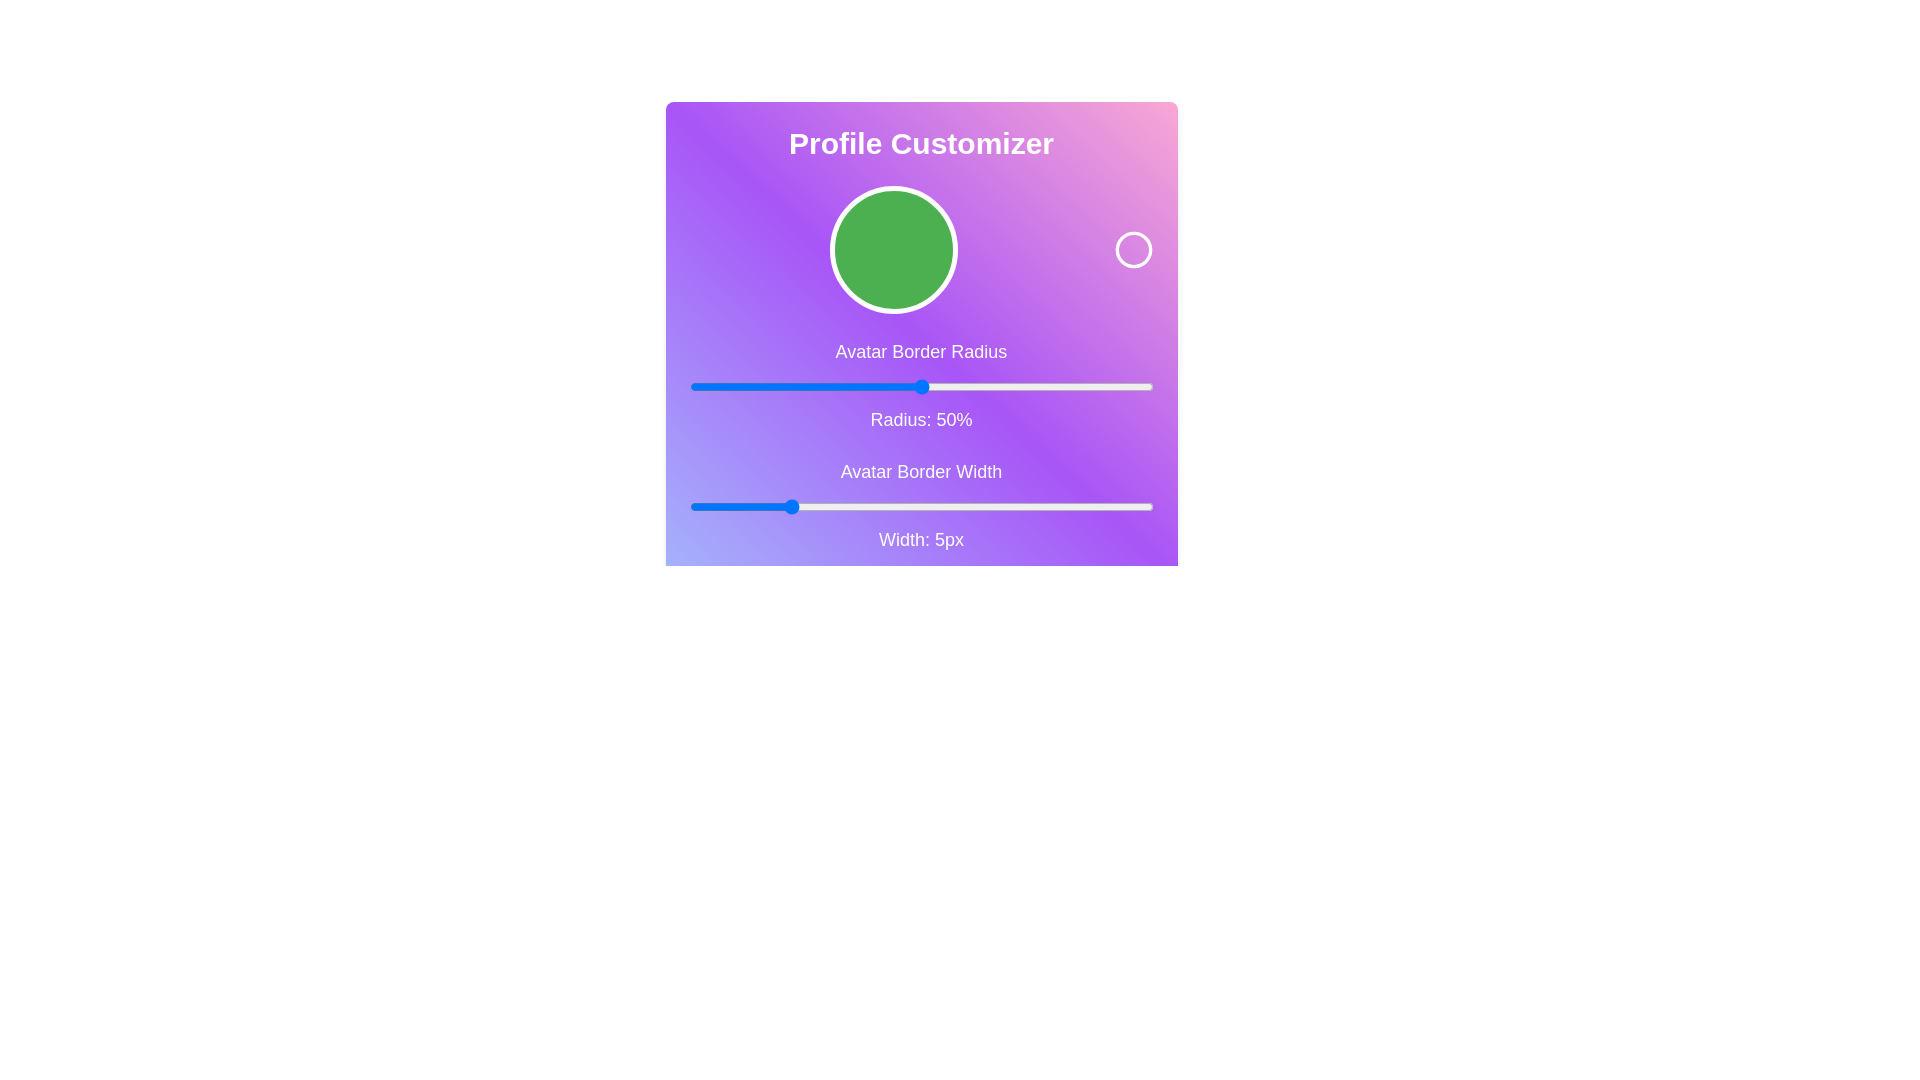  Describe the element at coordinates (892, 249) in the screenshot. I see `the avatar display area` at that location.